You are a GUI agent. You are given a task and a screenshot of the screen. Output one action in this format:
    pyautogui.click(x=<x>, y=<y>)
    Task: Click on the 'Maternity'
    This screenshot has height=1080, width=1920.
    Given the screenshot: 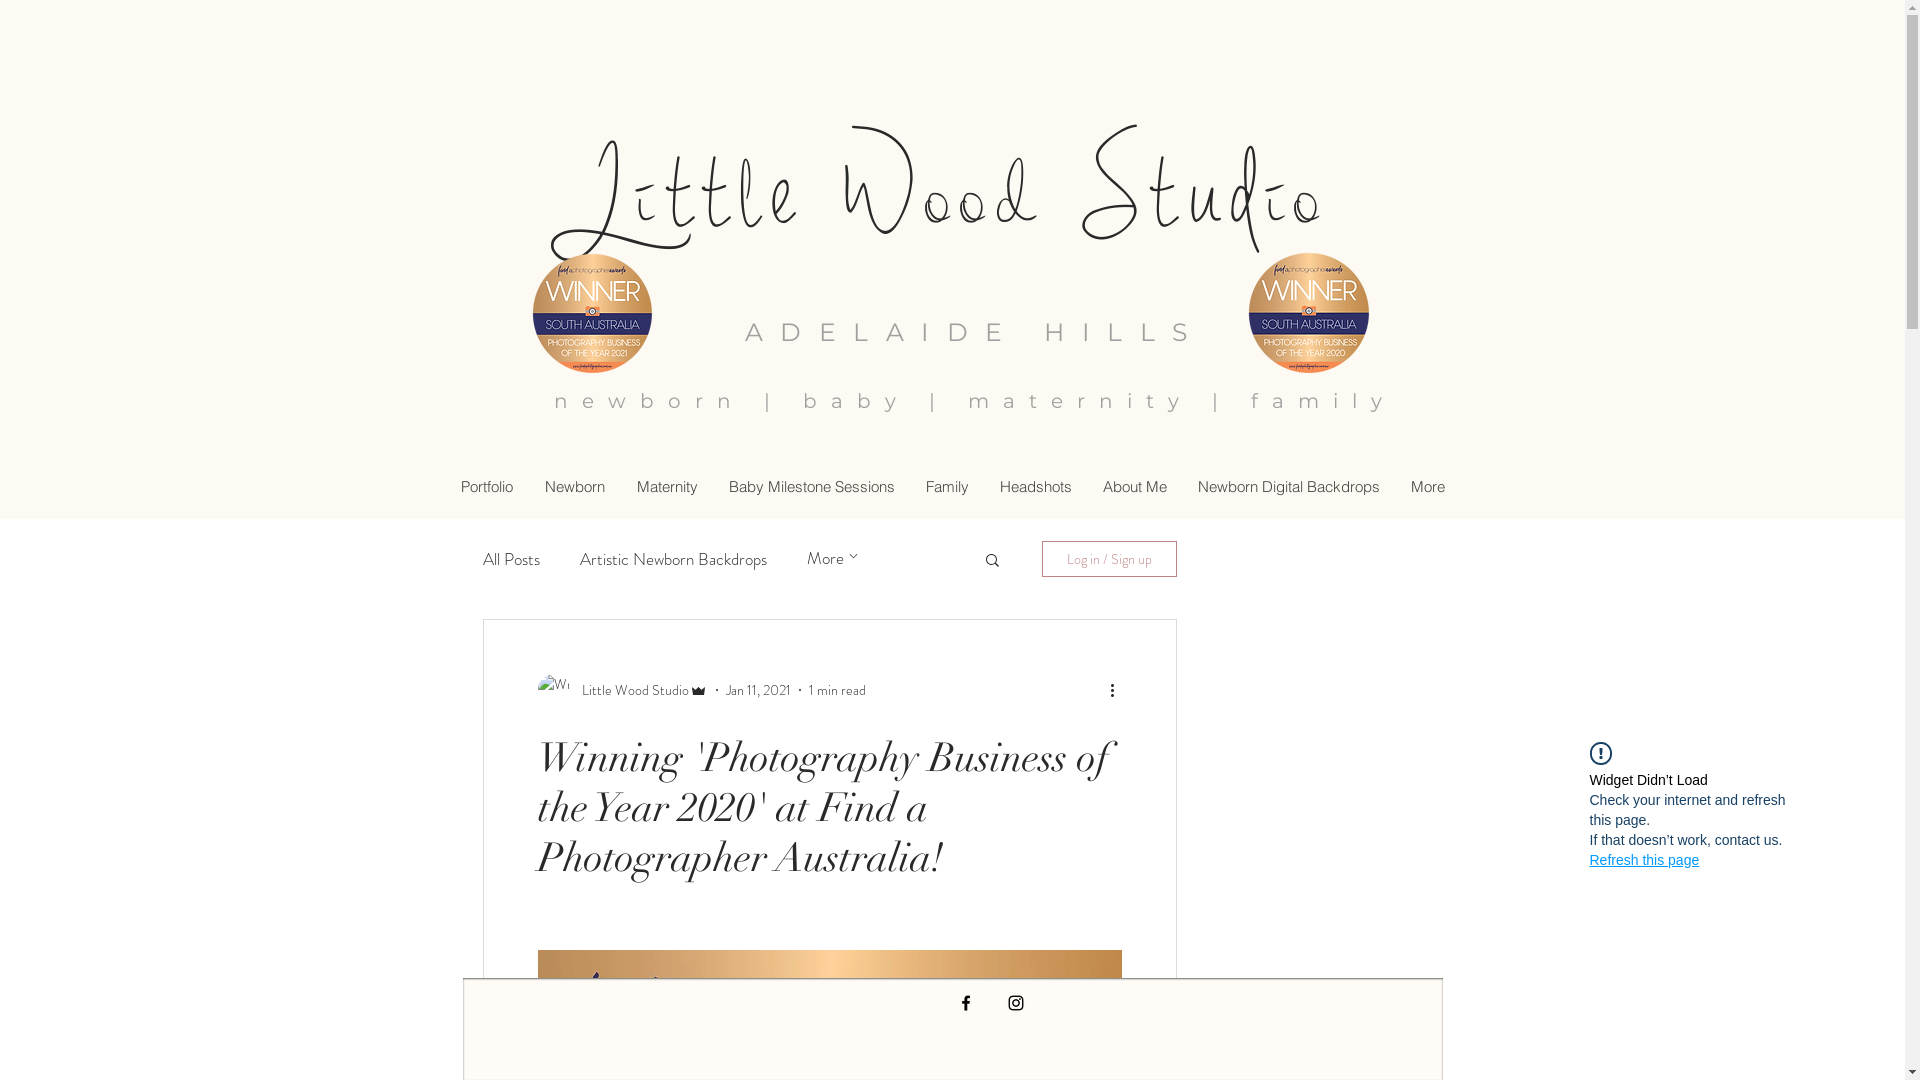 What is the action you would take?
    pyautogui.click(x=666, y=486)
    